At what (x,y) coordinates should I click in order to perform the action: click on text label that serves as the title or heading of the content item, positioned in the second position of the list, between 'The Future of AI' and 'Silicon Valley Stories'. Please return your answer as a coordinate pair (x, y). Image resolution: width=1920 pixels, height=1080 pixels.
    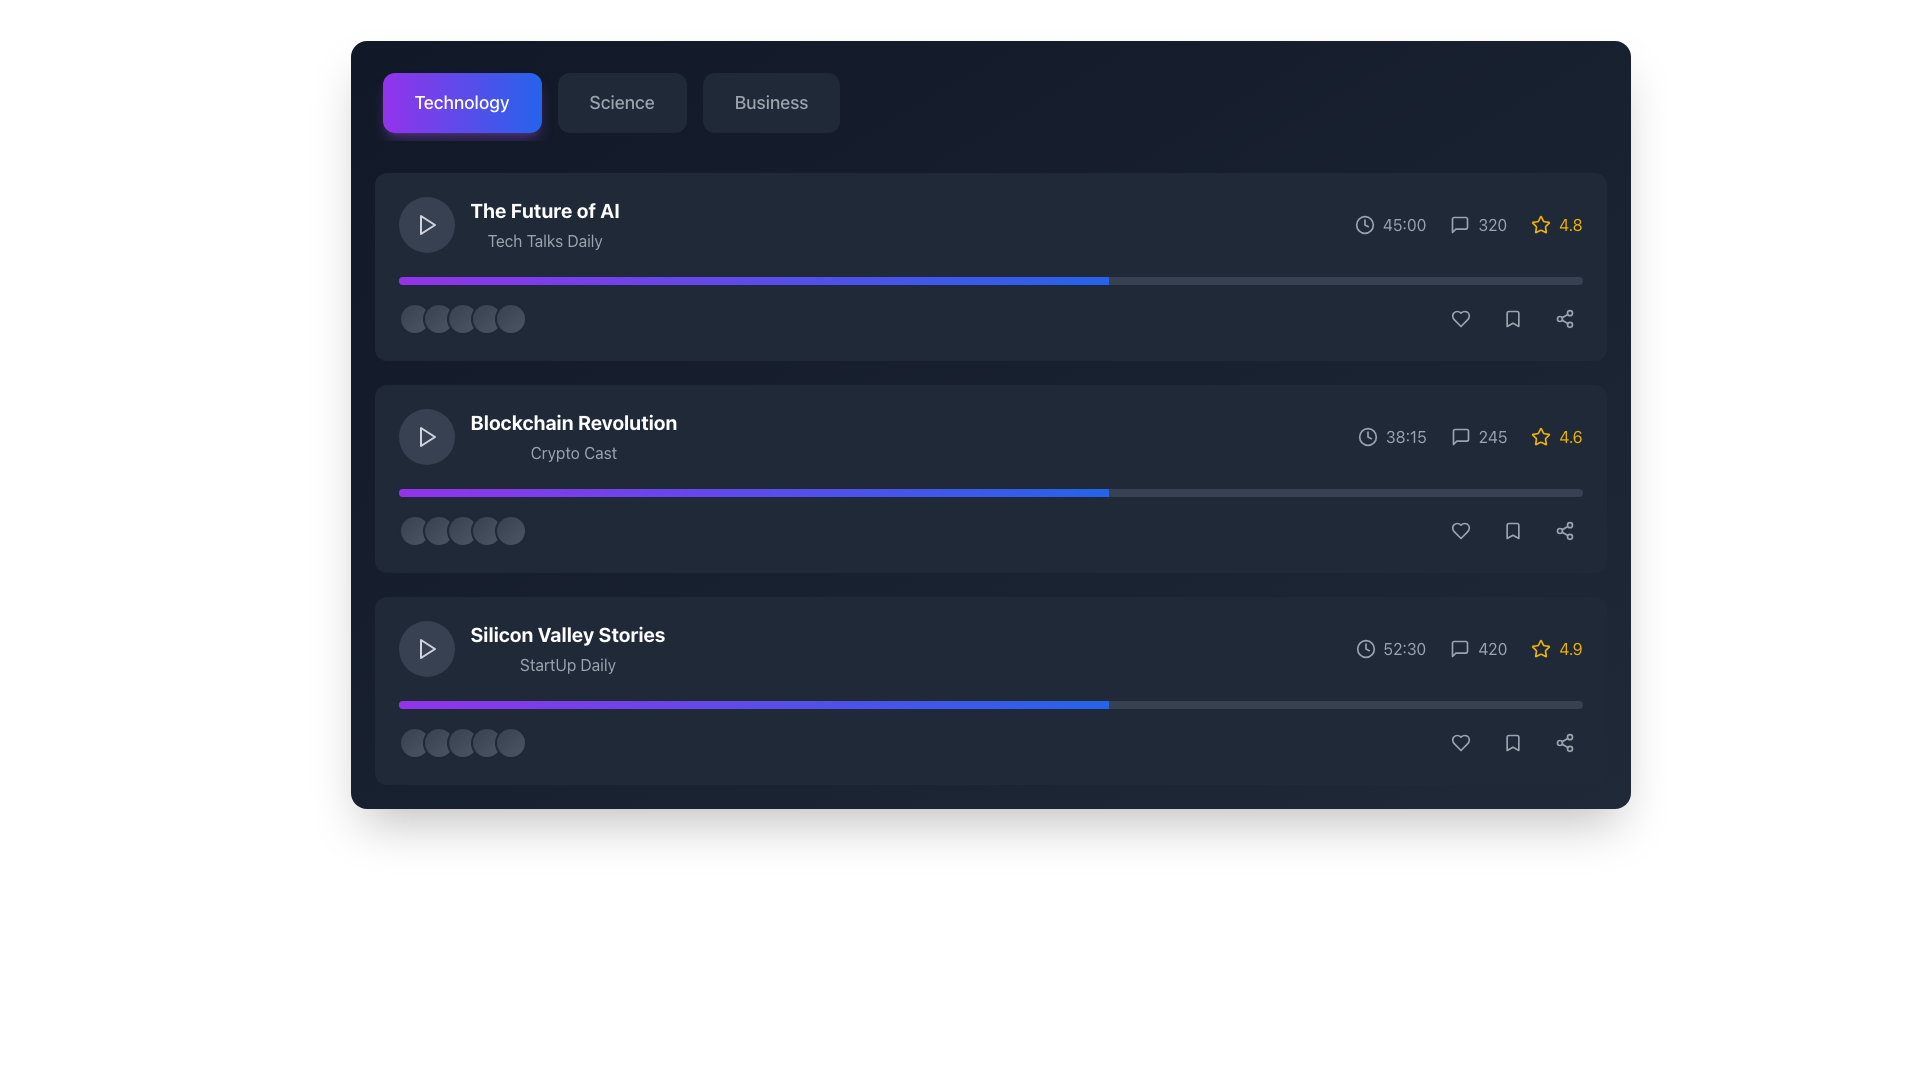
    Looking at the image, I should click on (572, 422).